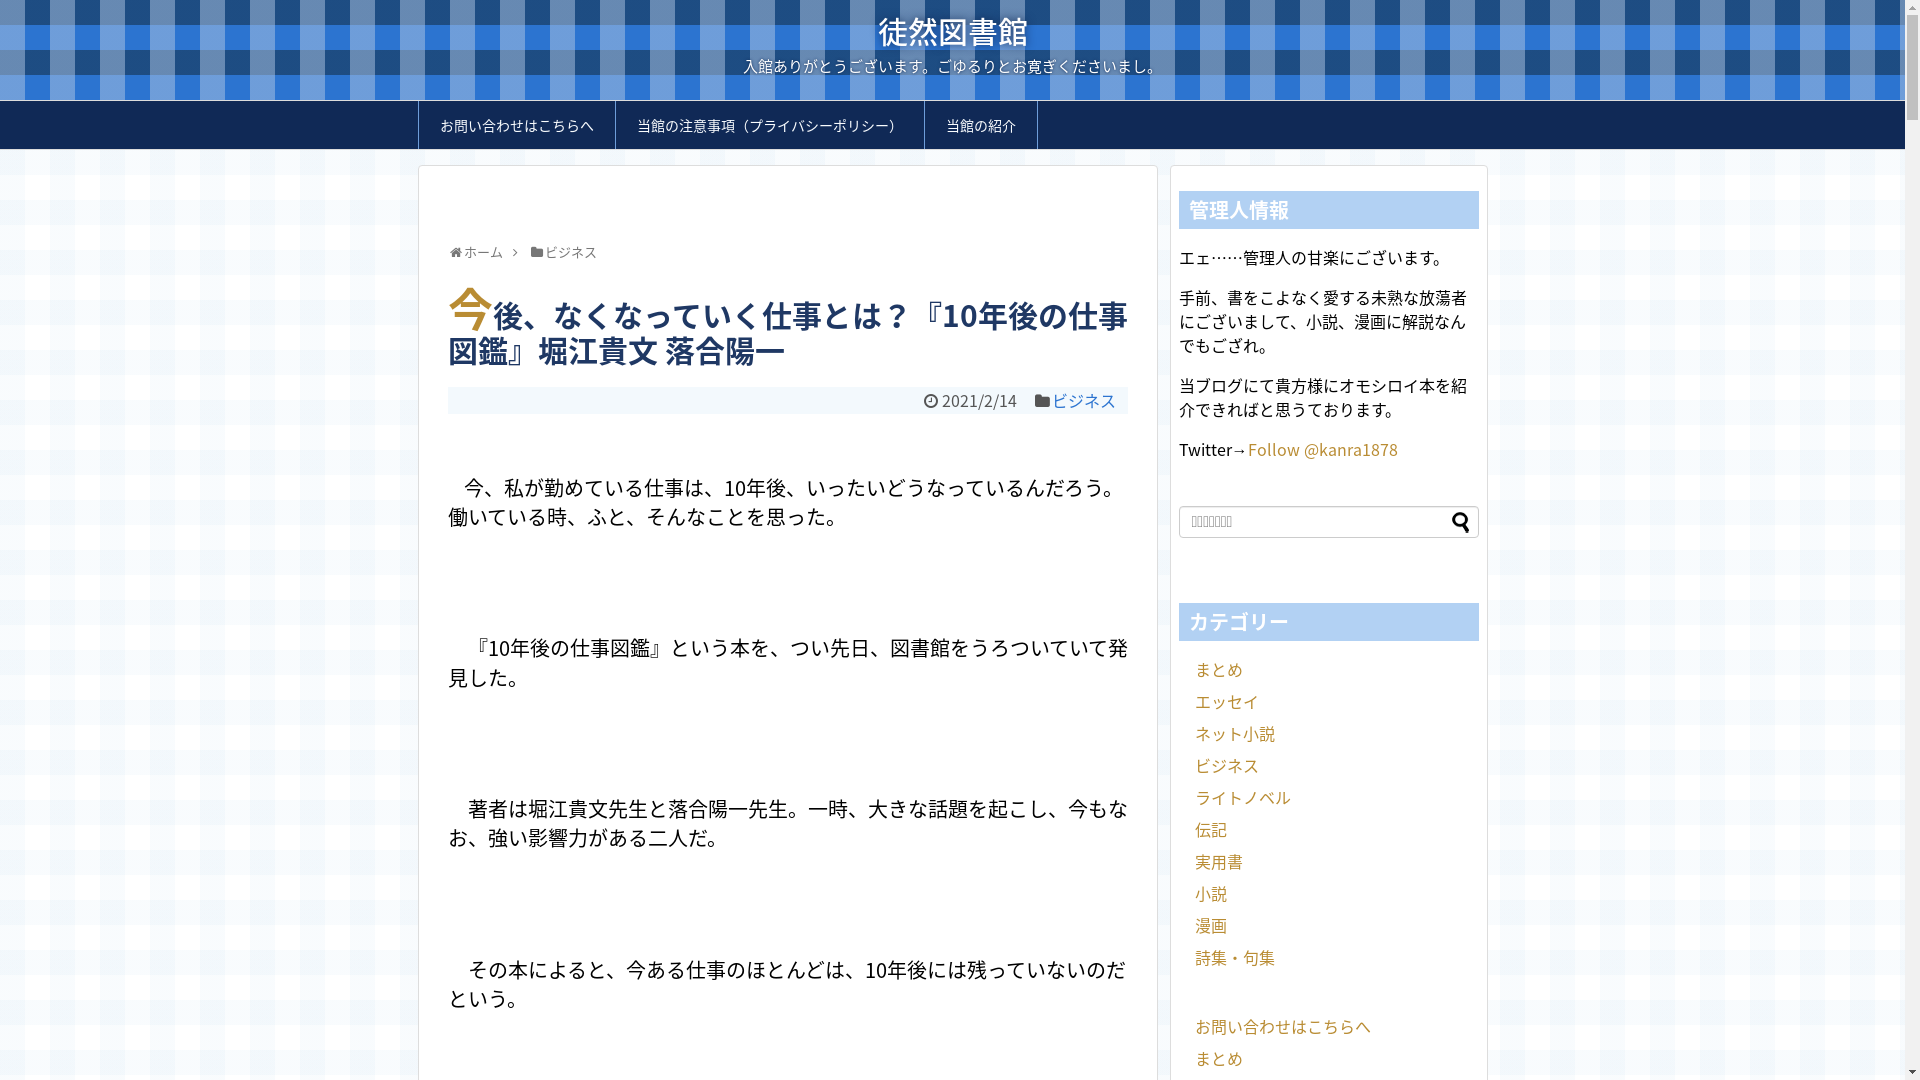 The image size is (1920, 1080). What do you see at coordinates (1323, 447) in the screenshot?
I see `'Follow @kanra1878'` at bounding box center [1323, 447].